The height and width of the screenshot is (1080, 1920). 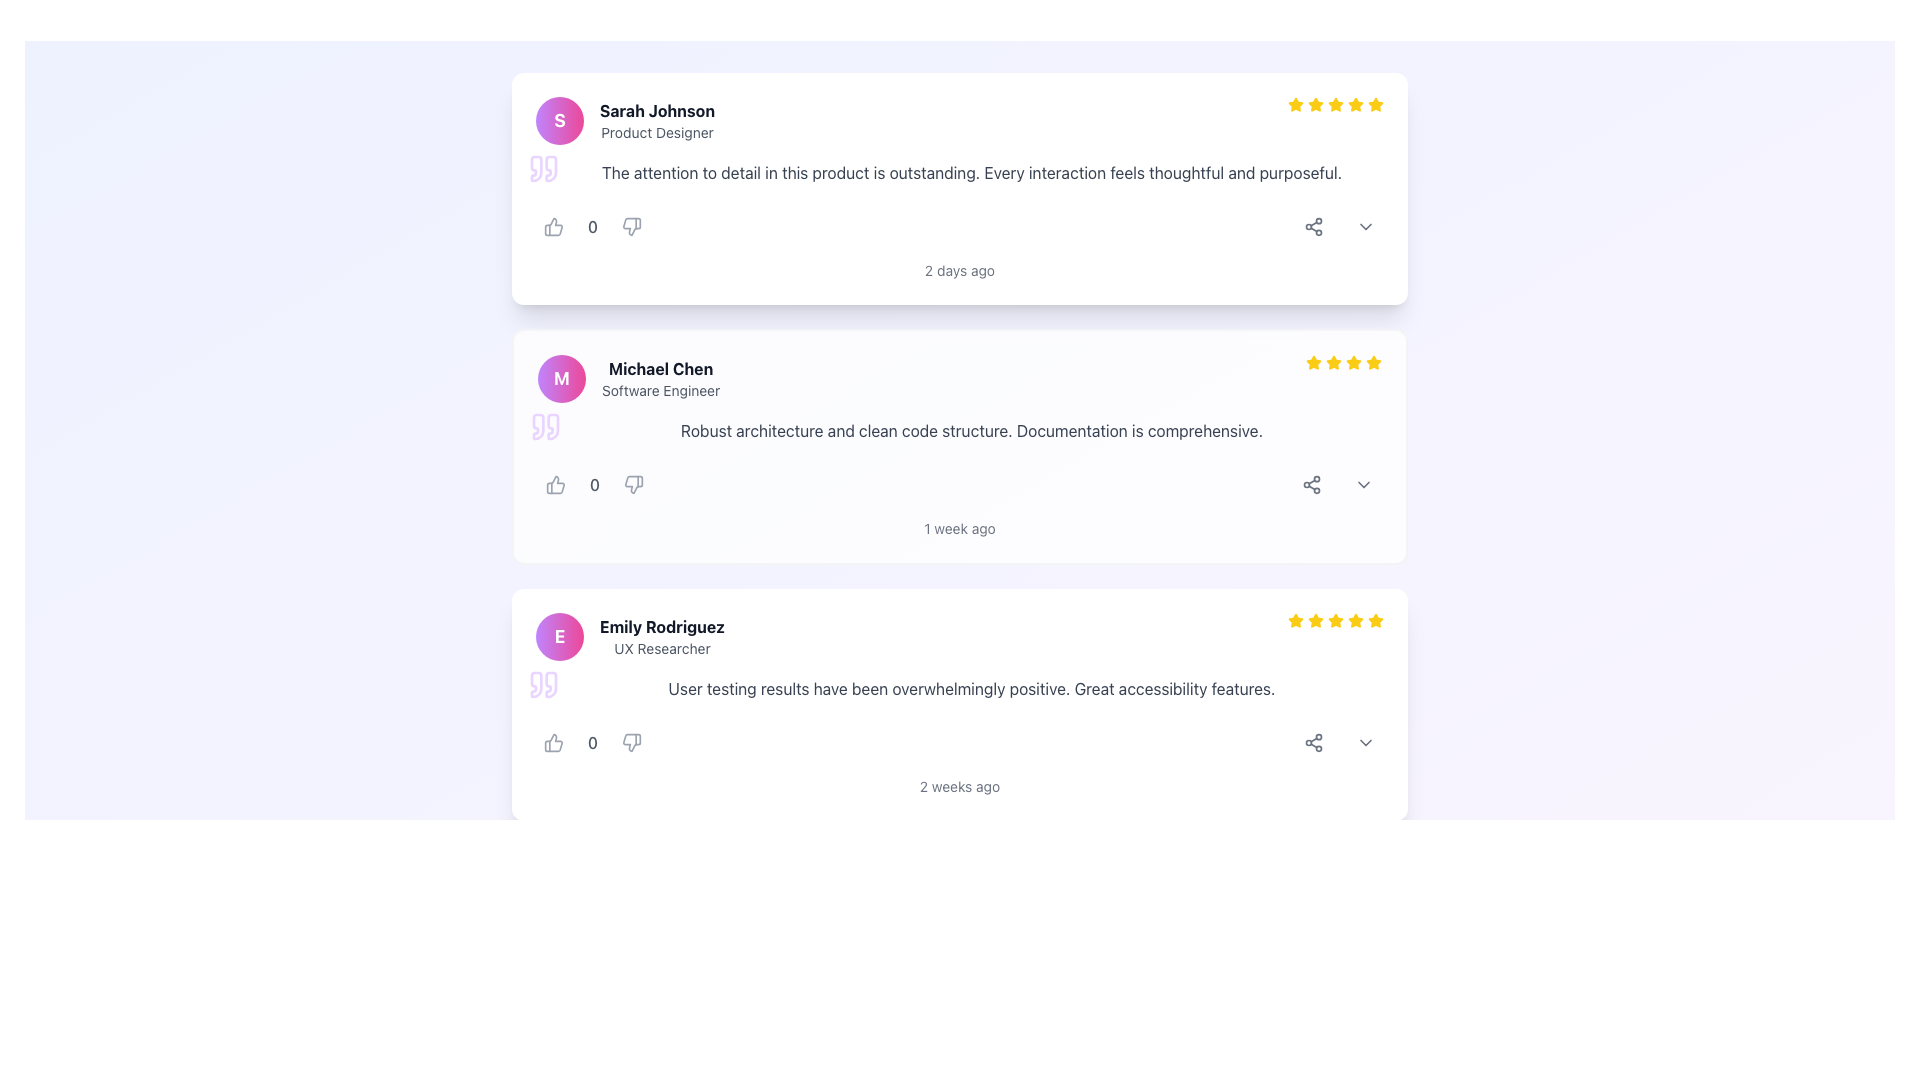 I want to click on the positive feedback button located to the left of the text node displaying '0' to activate the hover styling effect, so click(x=553, y=743).